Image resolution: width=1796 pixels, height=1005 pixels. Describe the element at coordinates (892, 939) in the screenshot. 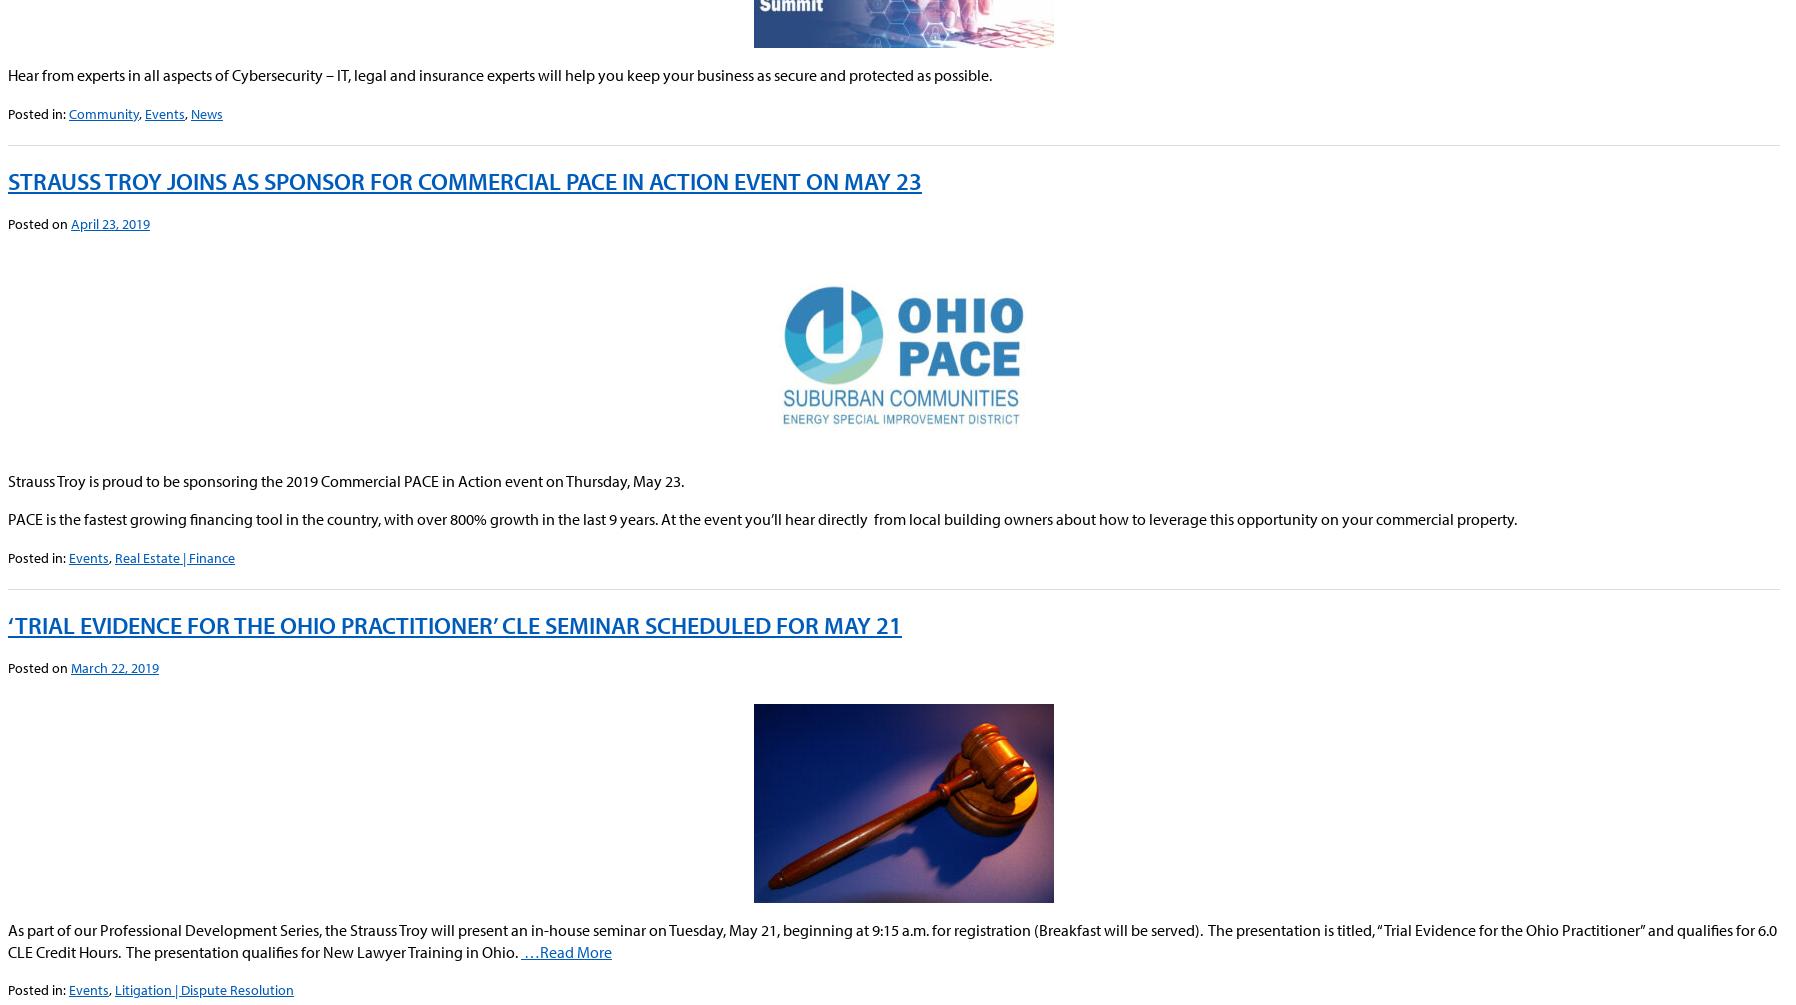

I see `'As part of our Professional Development Series, the Strauss Troy will present an in-house seminar on Tuesday, May 21, beginning at 9:15 a.m. for registration (Breakfast will be served).  The presentation is titled, “Trial Evidence for the Ohio Practitioner” and qualifies for 6.0 CLE Credit Hours.  The presentation qualifies for New Lawyer Training in Ohio.'` at that location.